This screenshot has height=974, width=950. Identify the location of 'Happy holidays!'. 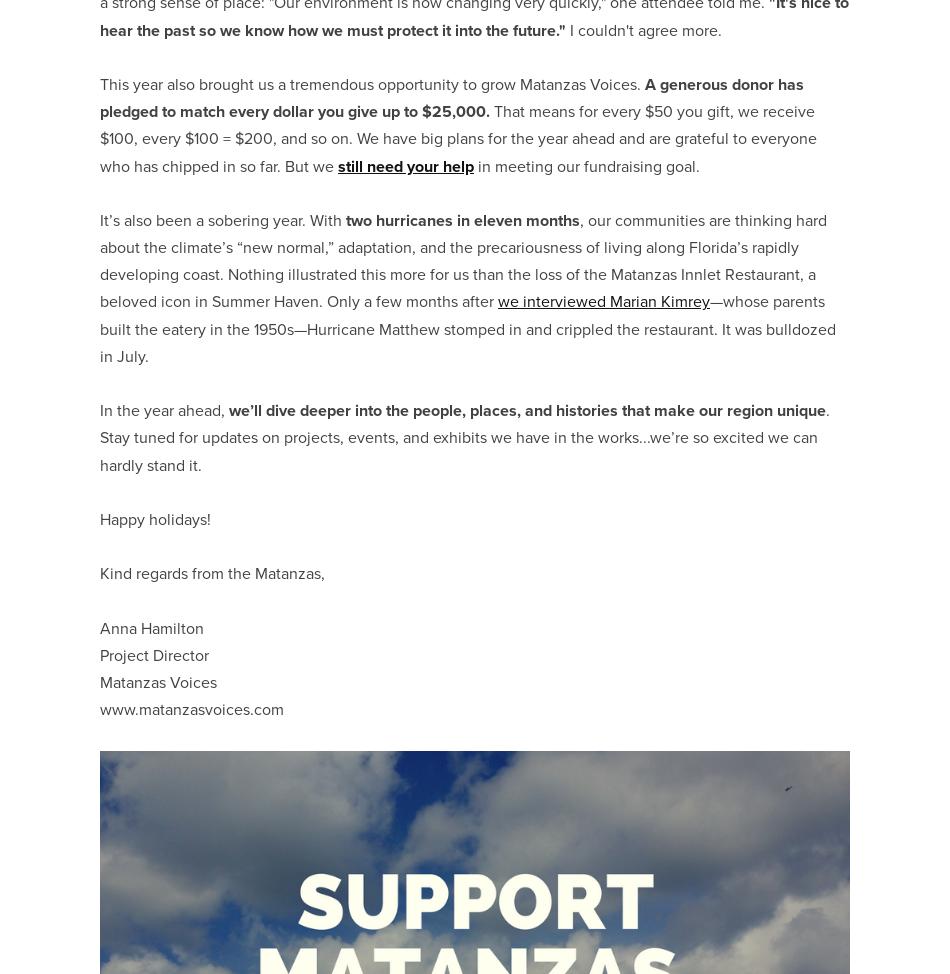
(157, 518).